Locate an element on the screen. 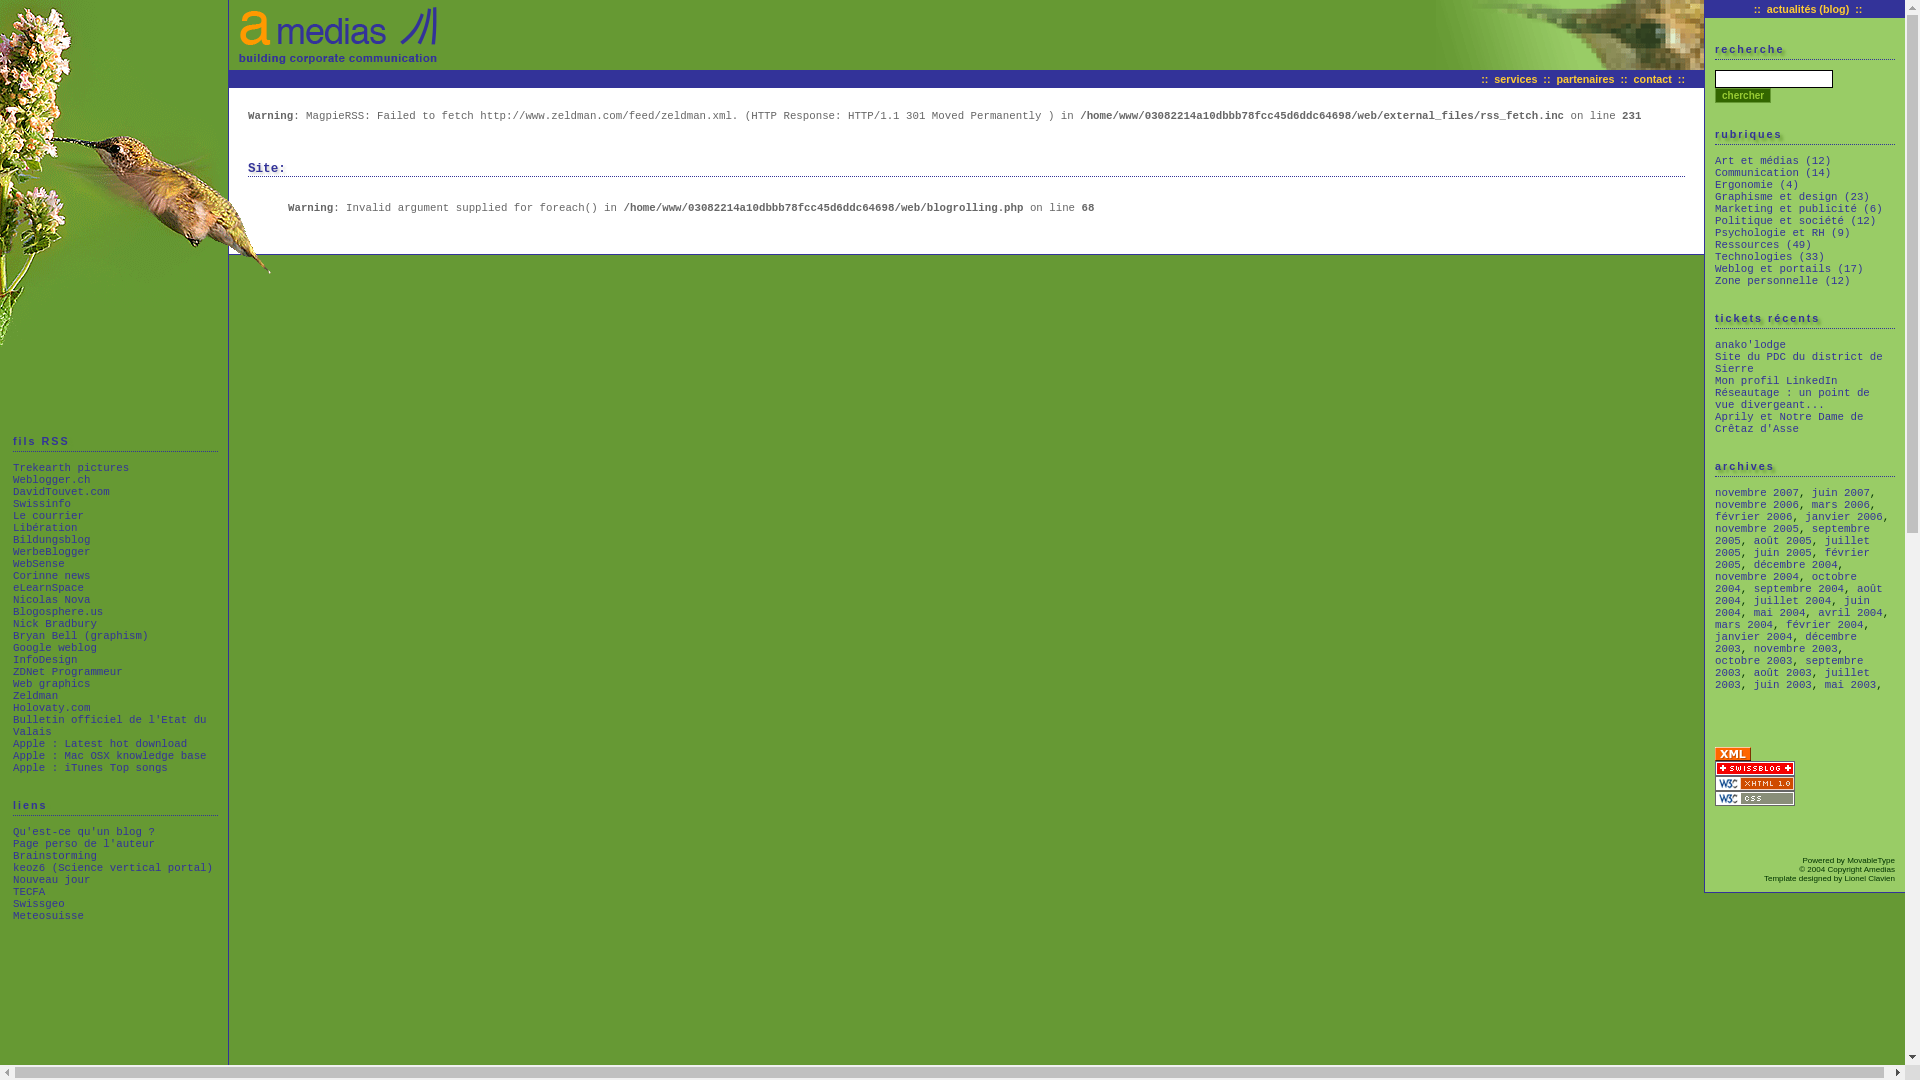 The height and width of the screenshot is (1080, 1920). 'Weblog et portails (17)' is located at coordinates (1789, 268).